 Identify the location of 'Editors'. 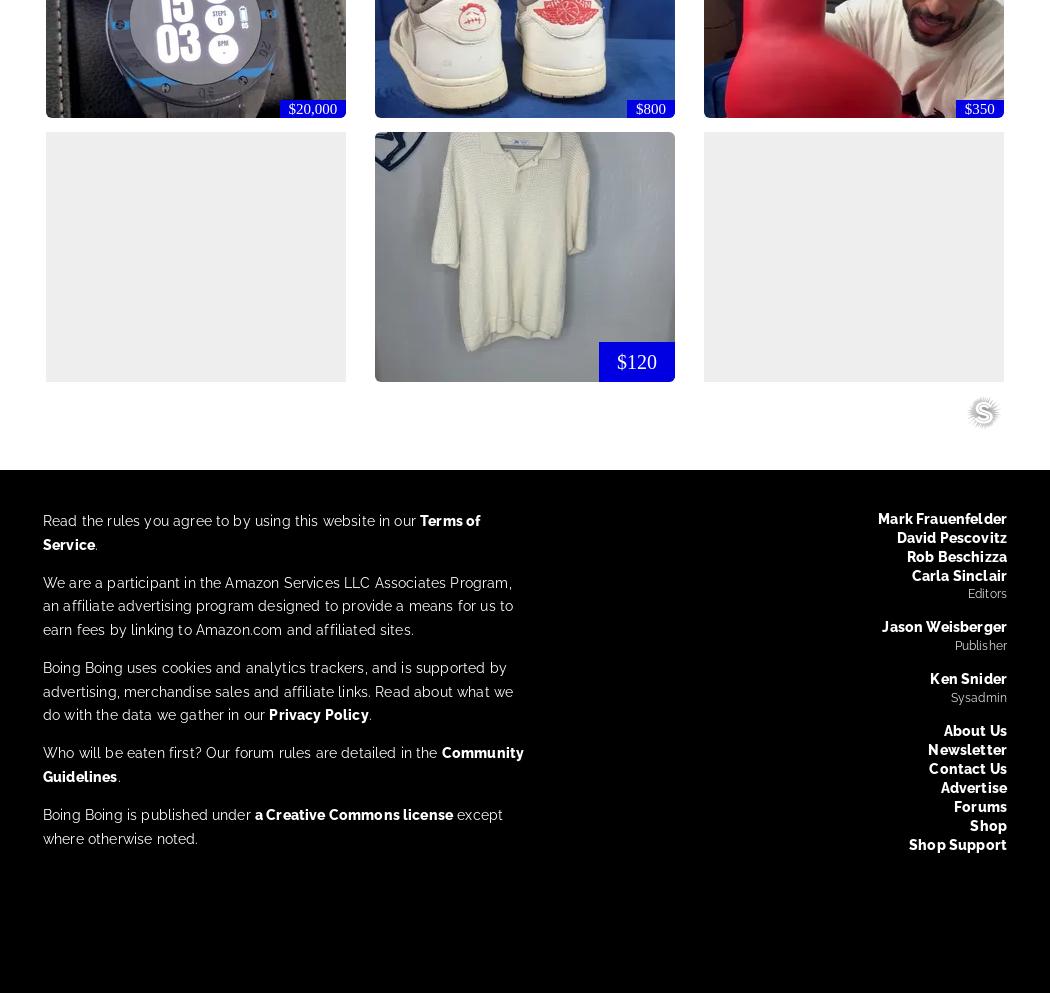
(966, 594).